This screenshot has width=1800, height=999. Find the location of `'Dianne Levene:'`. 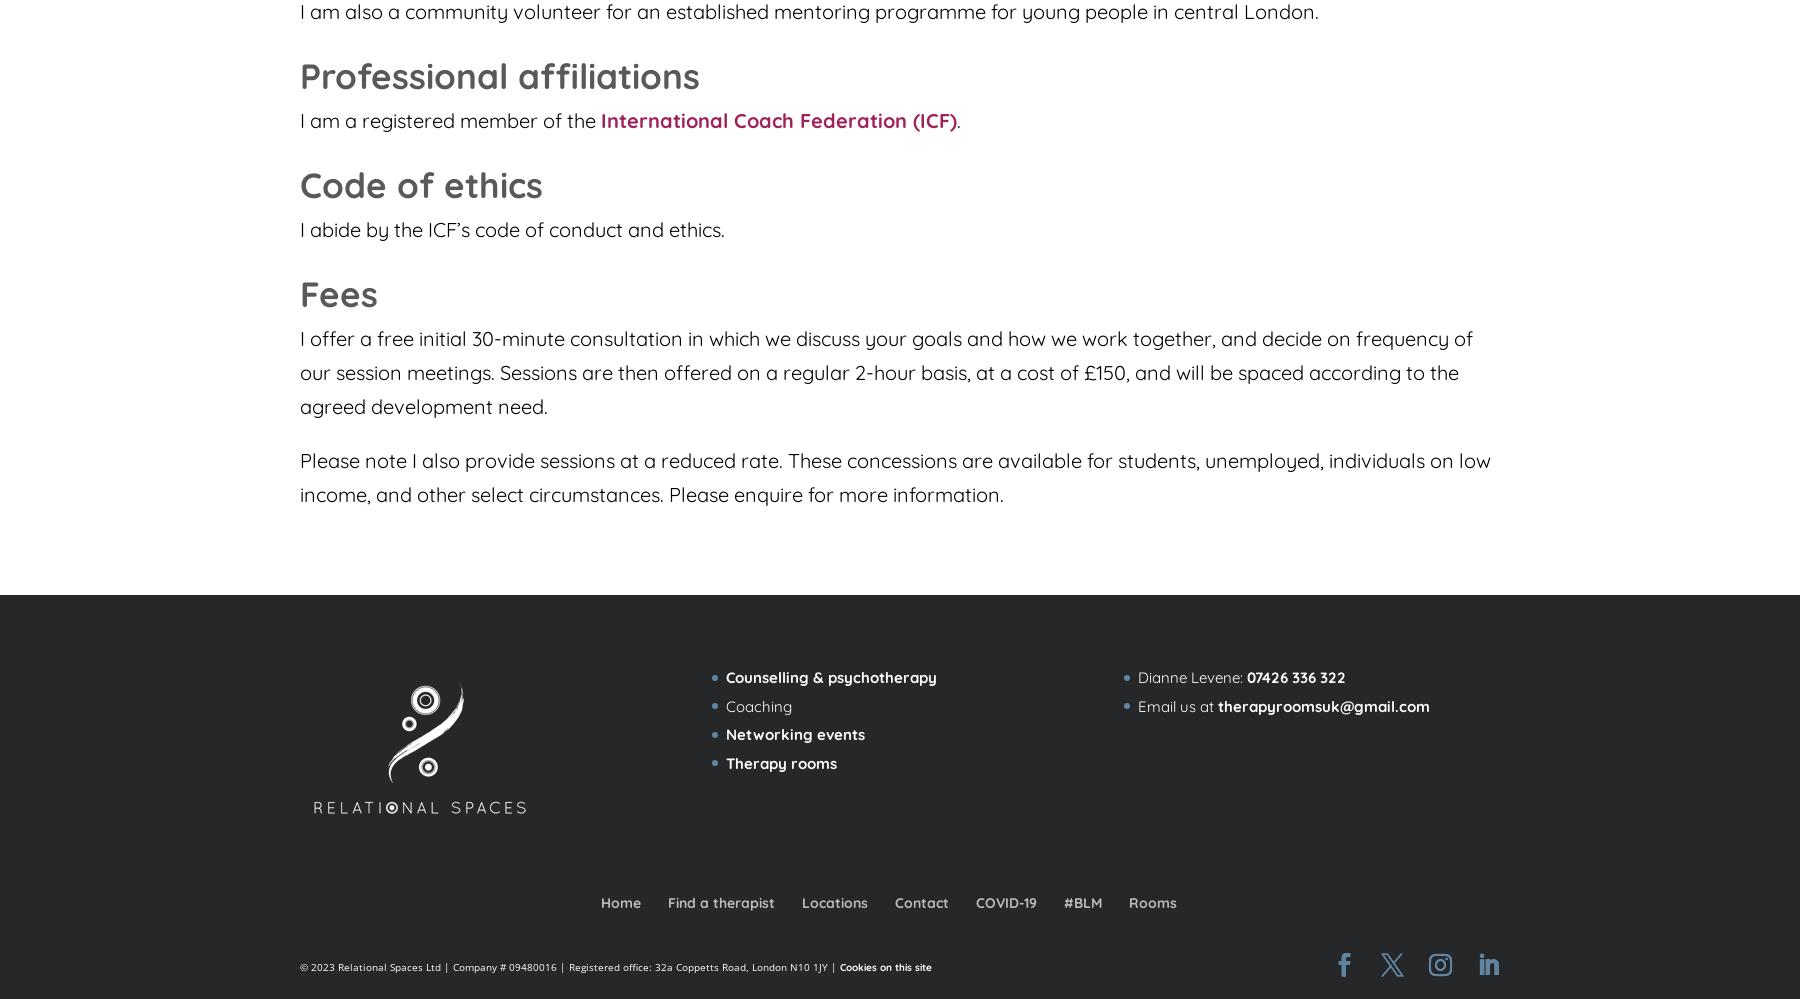

'Dianne Levene:' is located at coordinates (1190, 677).